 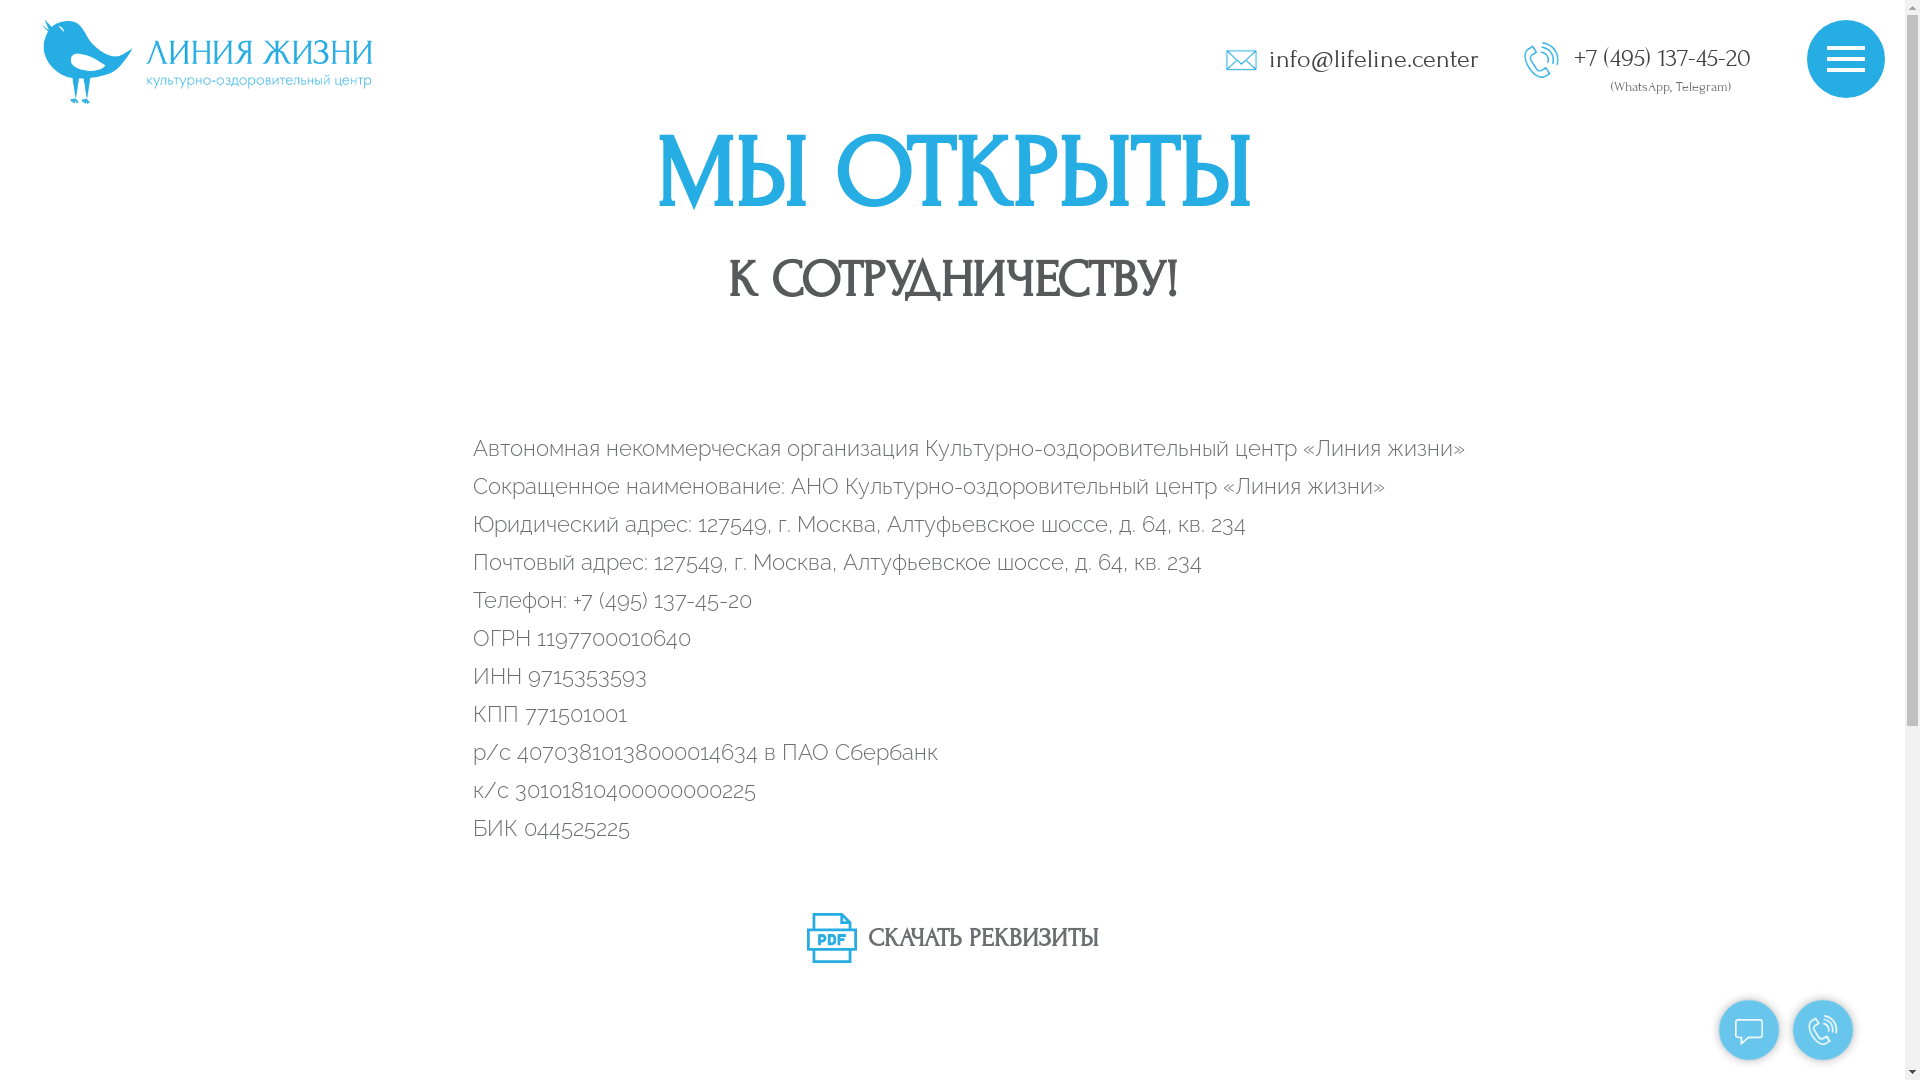 I want to click on 'Telegram', so click(x=1675, y=86).